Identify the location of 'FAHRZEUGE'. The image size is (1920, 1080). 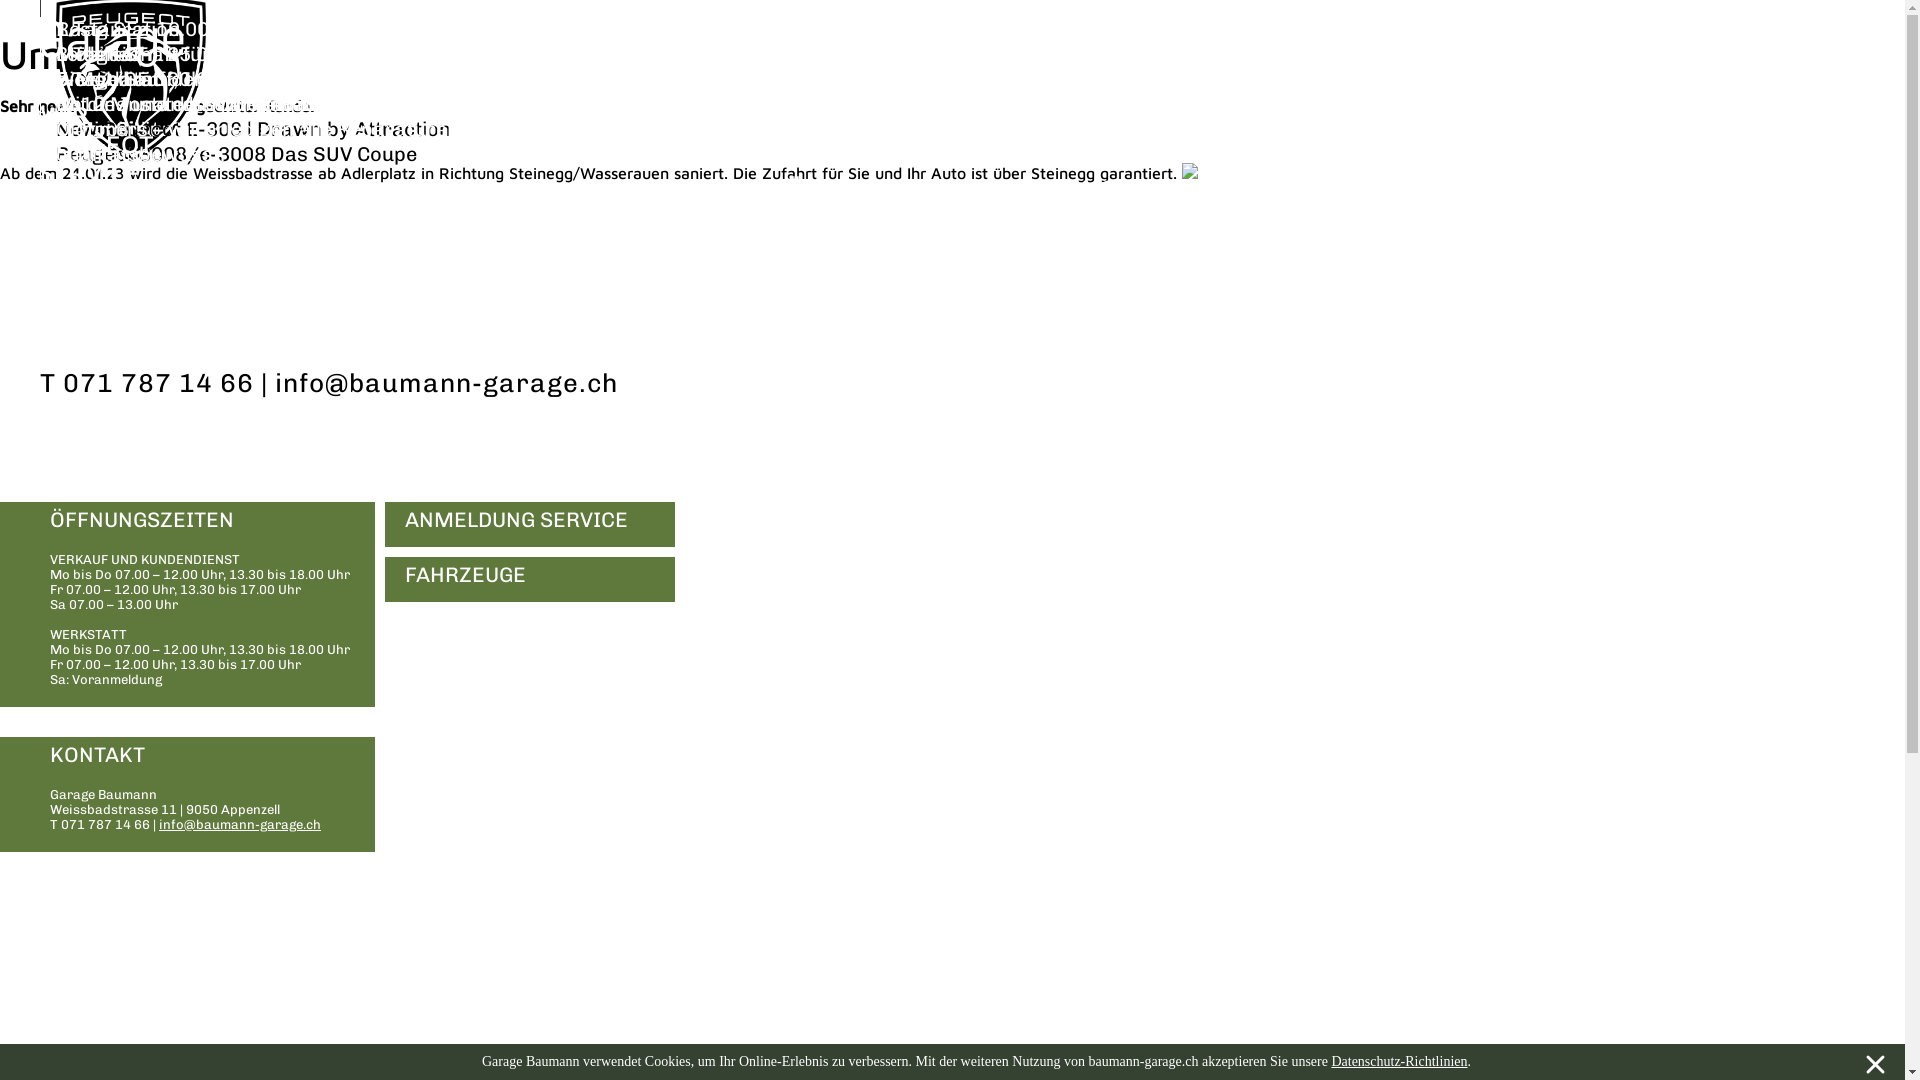
(384, 579).